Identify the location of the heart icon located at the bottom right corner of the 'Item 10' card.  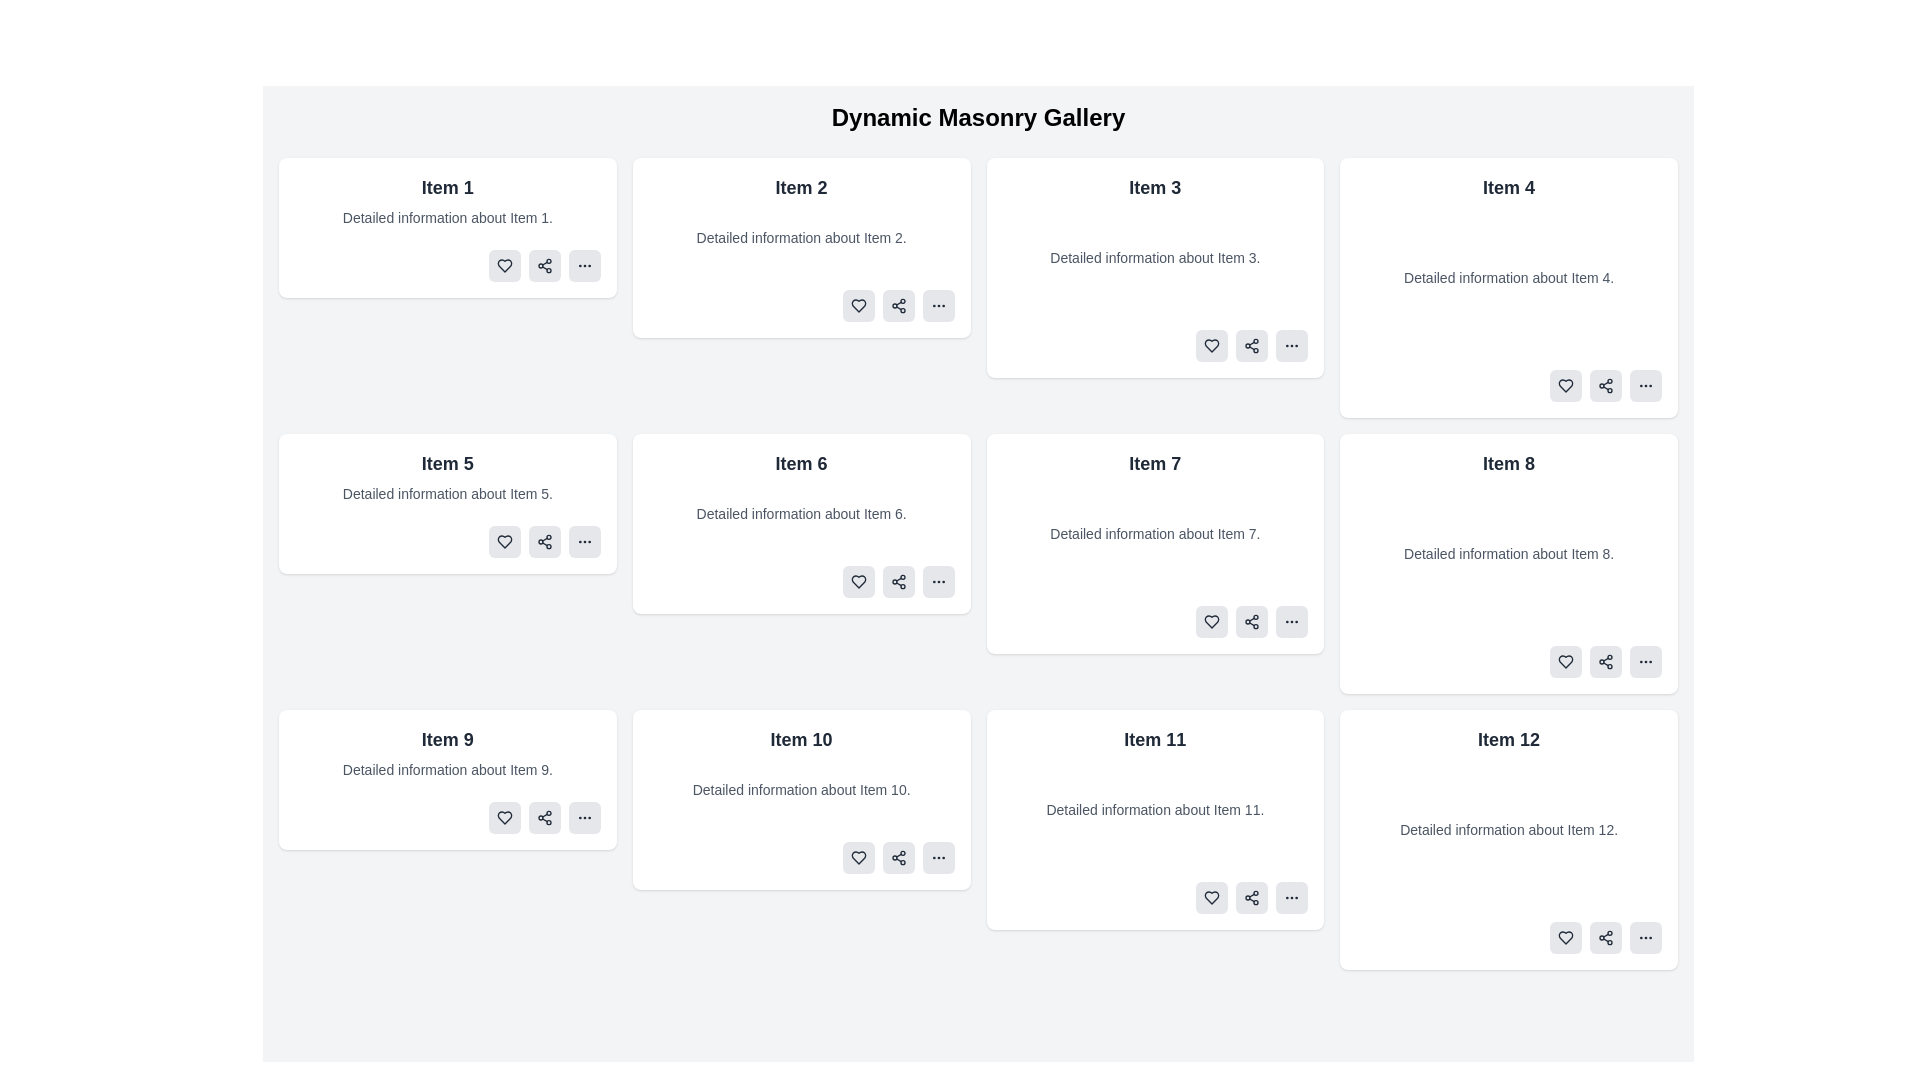
(858, 856).